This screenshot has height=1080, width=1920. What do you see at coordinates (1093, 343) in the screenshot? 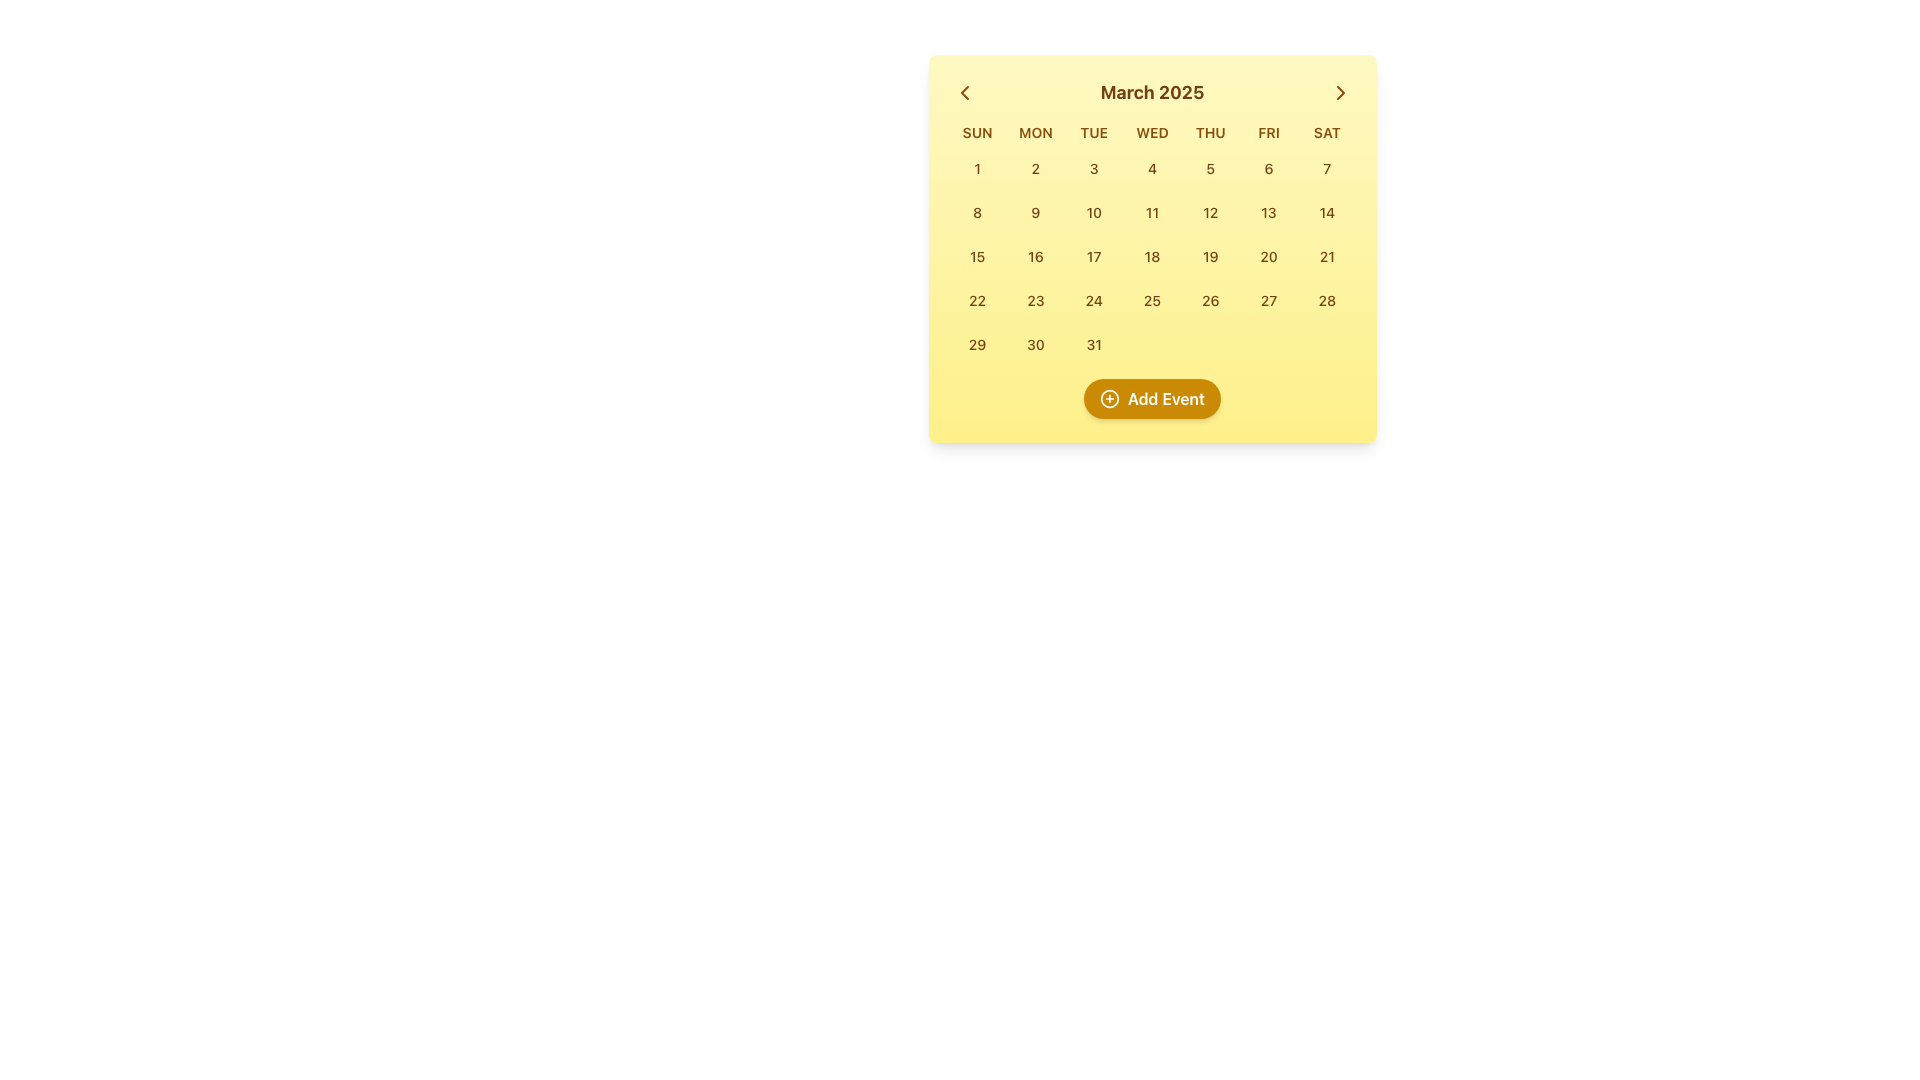
I see `the Text Display element representing the date '31' in the calendar, positioned in the last column of the calendar grid` at bounding box center [1093, 343].